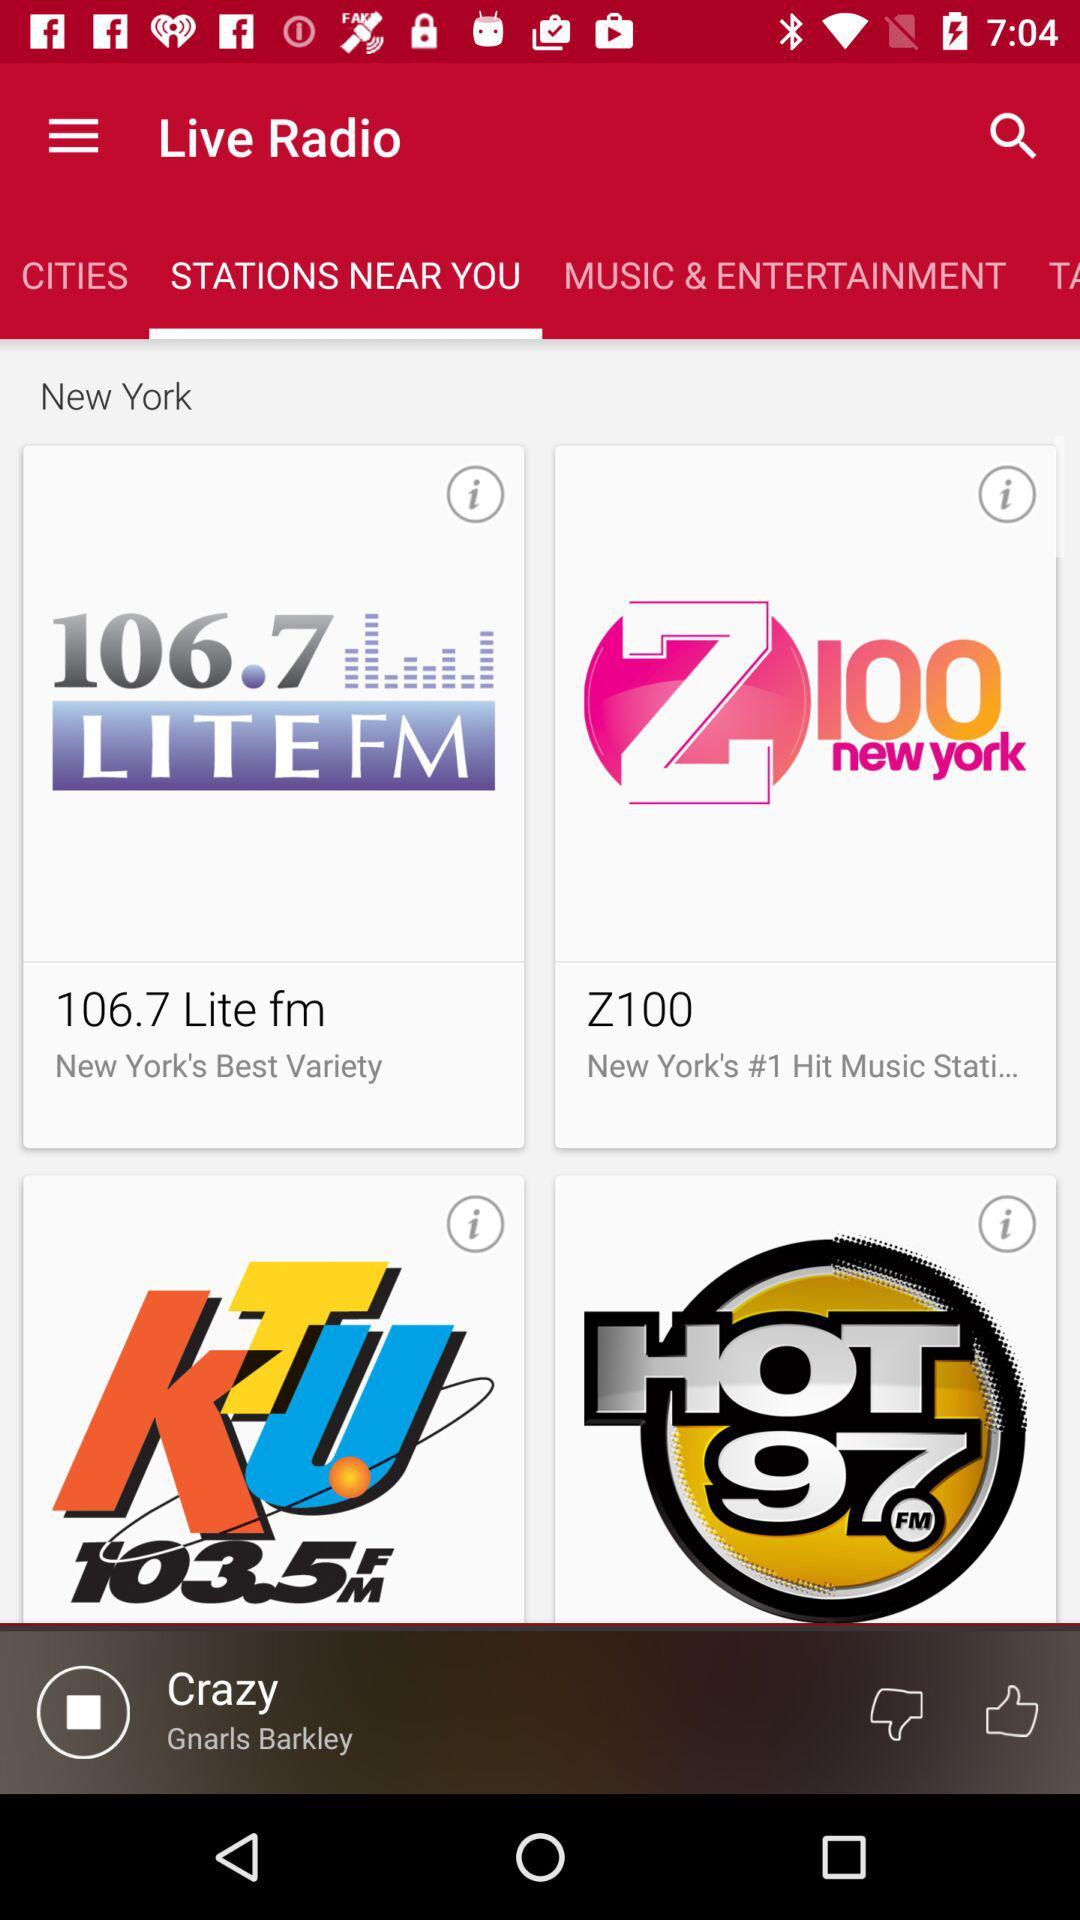 The height and width of the screenshot is (1920, 1080). What do you see at coordinates (895, 1711) in the screenshot?
I see `the thumbs_down icon` at bounding box center [895, 1711].